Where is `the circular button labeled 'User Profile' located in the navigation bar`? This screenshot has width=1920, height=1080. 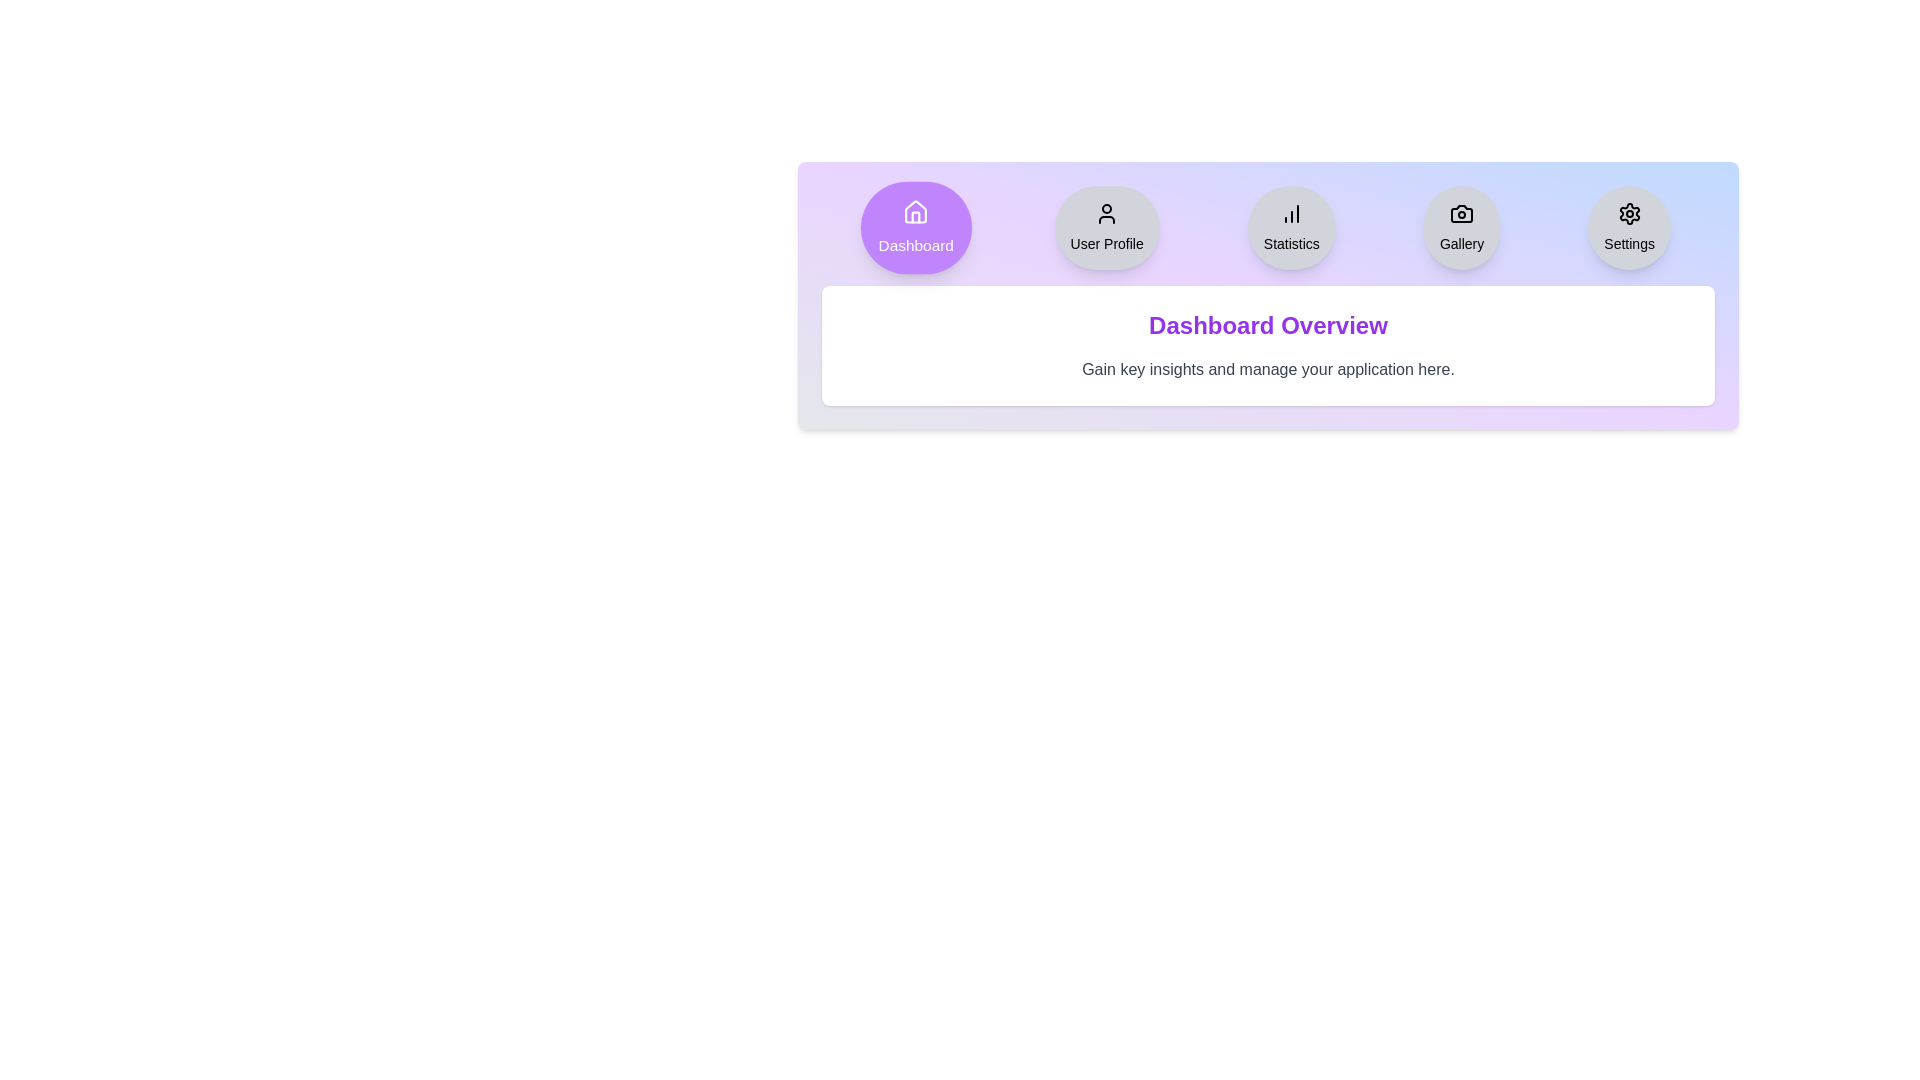
the circular button labeled 'User Profile' located in the navigation bar is located at coordinates (1106, 226).